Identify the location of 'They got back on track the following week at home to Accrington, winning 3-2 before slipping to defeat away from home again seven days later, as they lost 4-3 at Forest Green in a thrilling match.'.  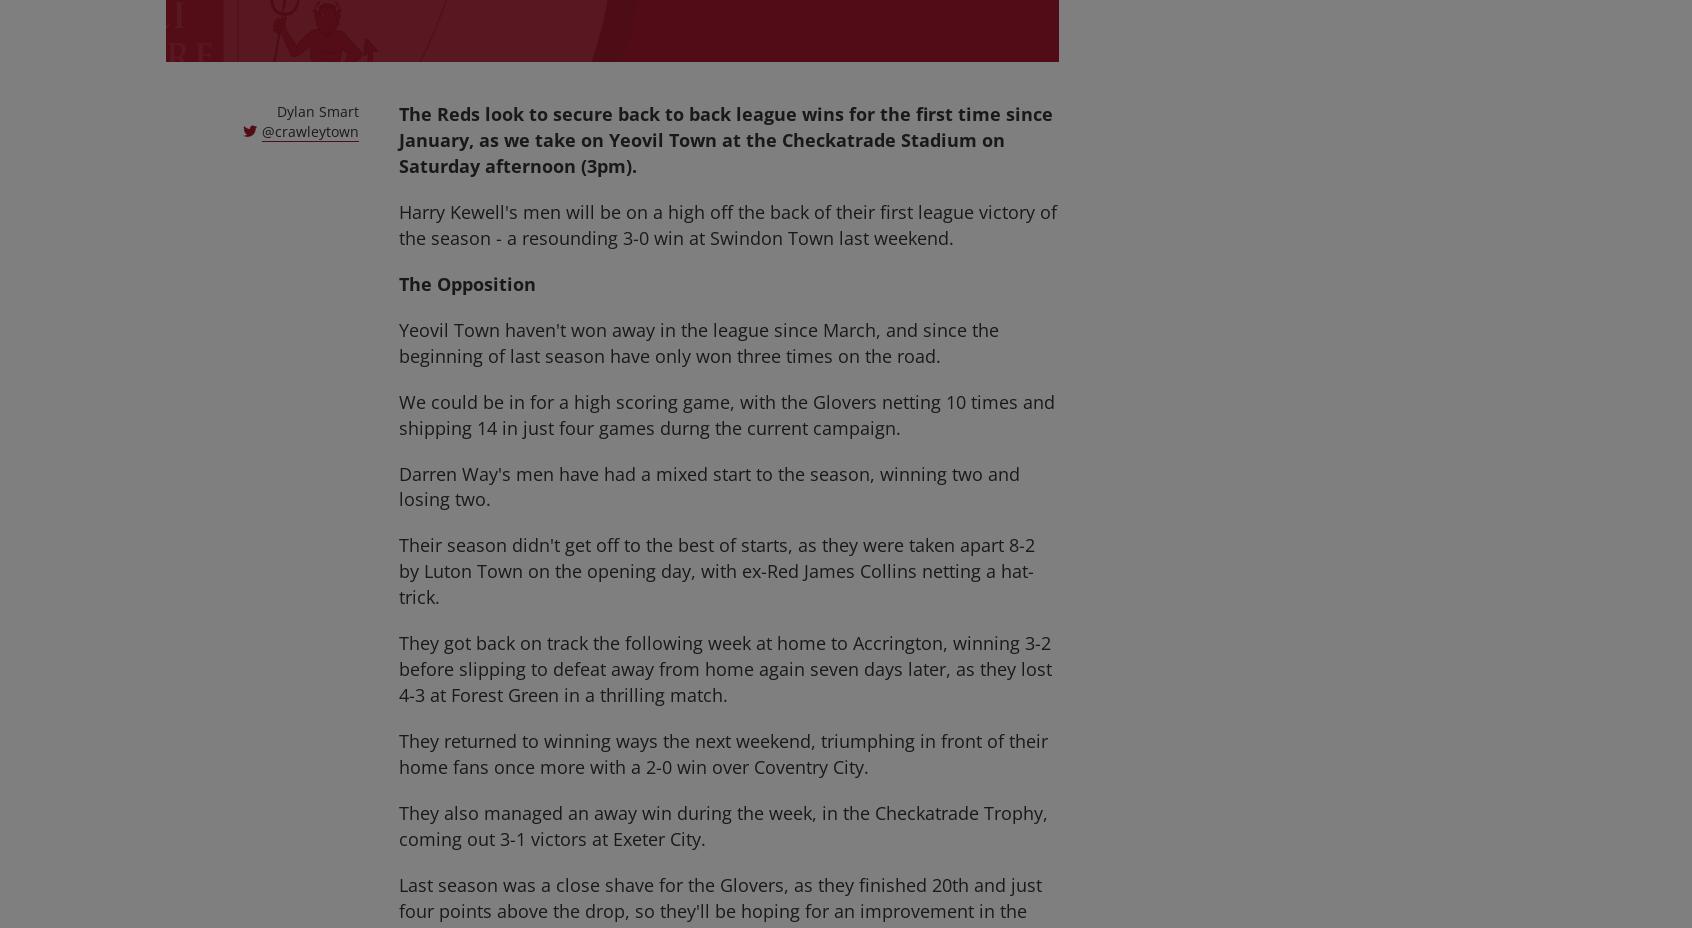
(724, 668).